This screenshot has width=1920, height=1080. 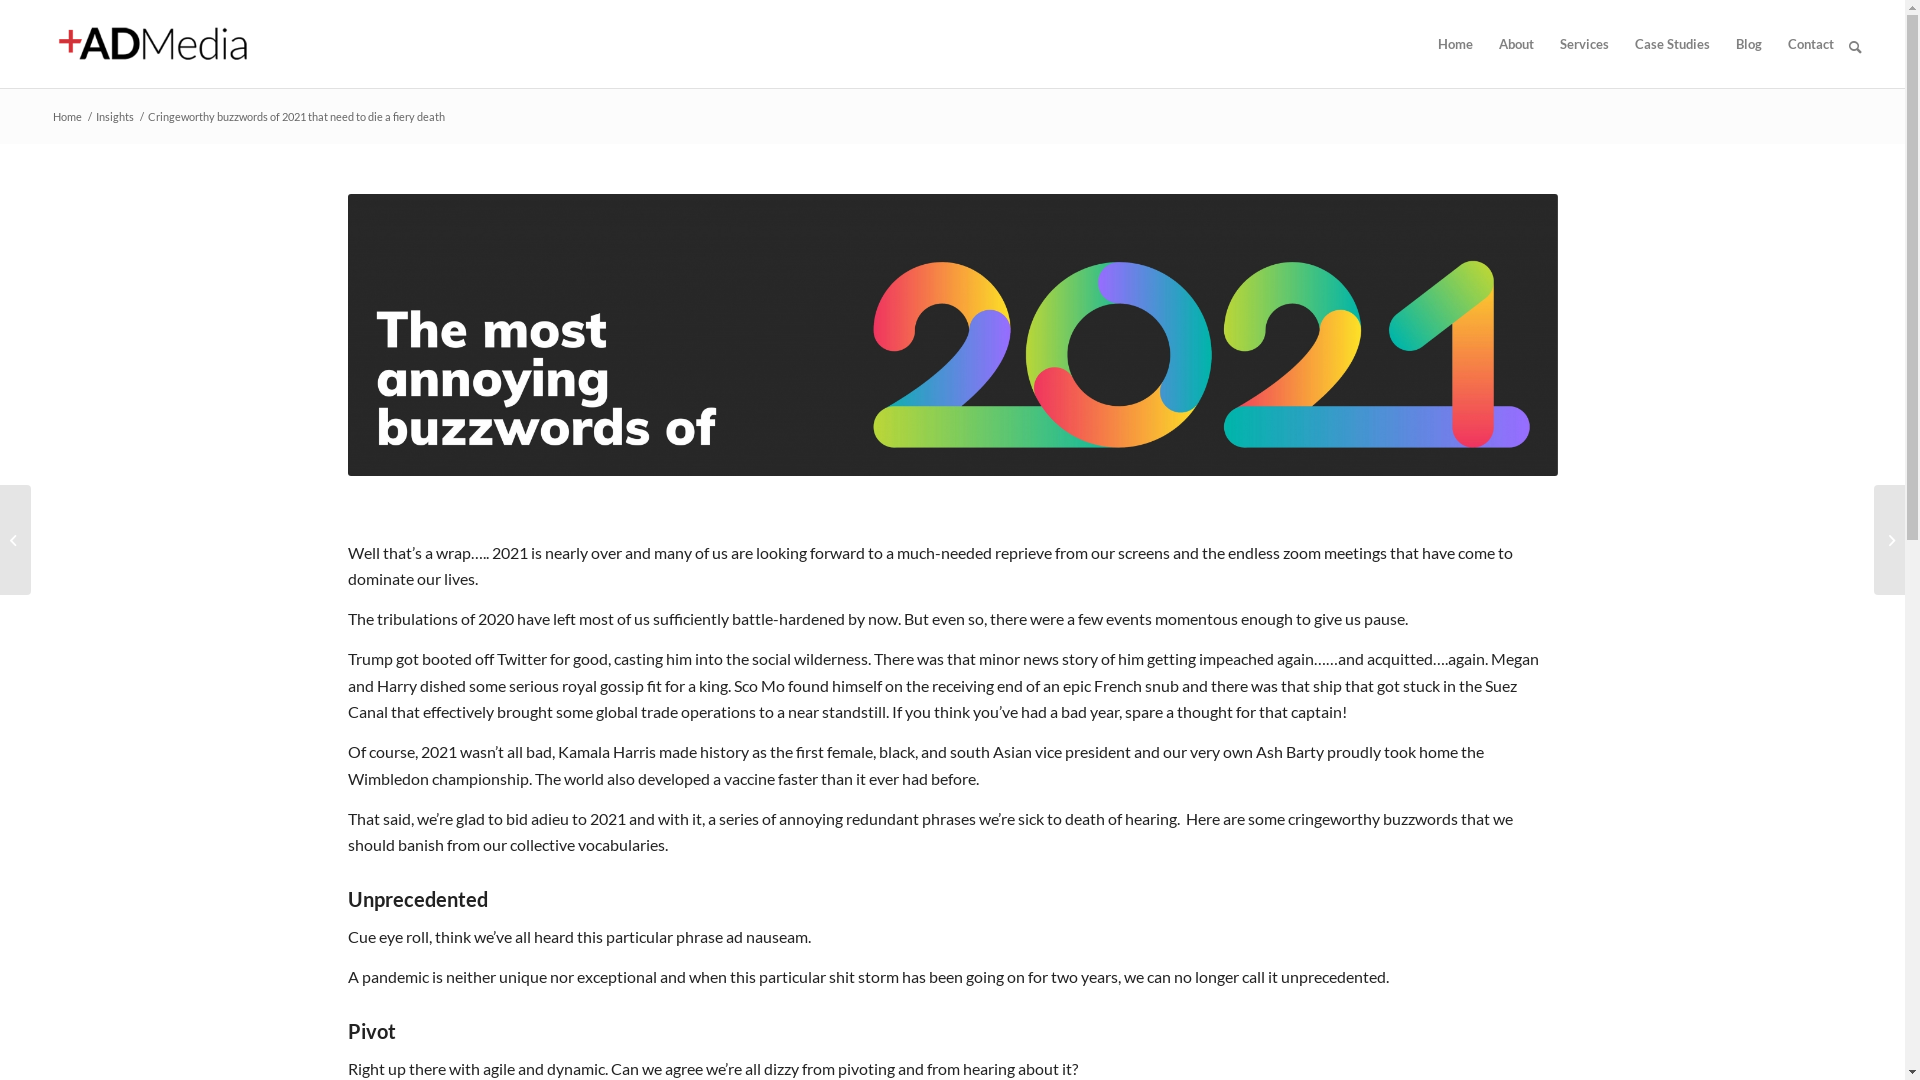 What do you see at coordinates (1747, 43) in the screenshot?
I see `'Blog'` at bounding box center [1747, 43].